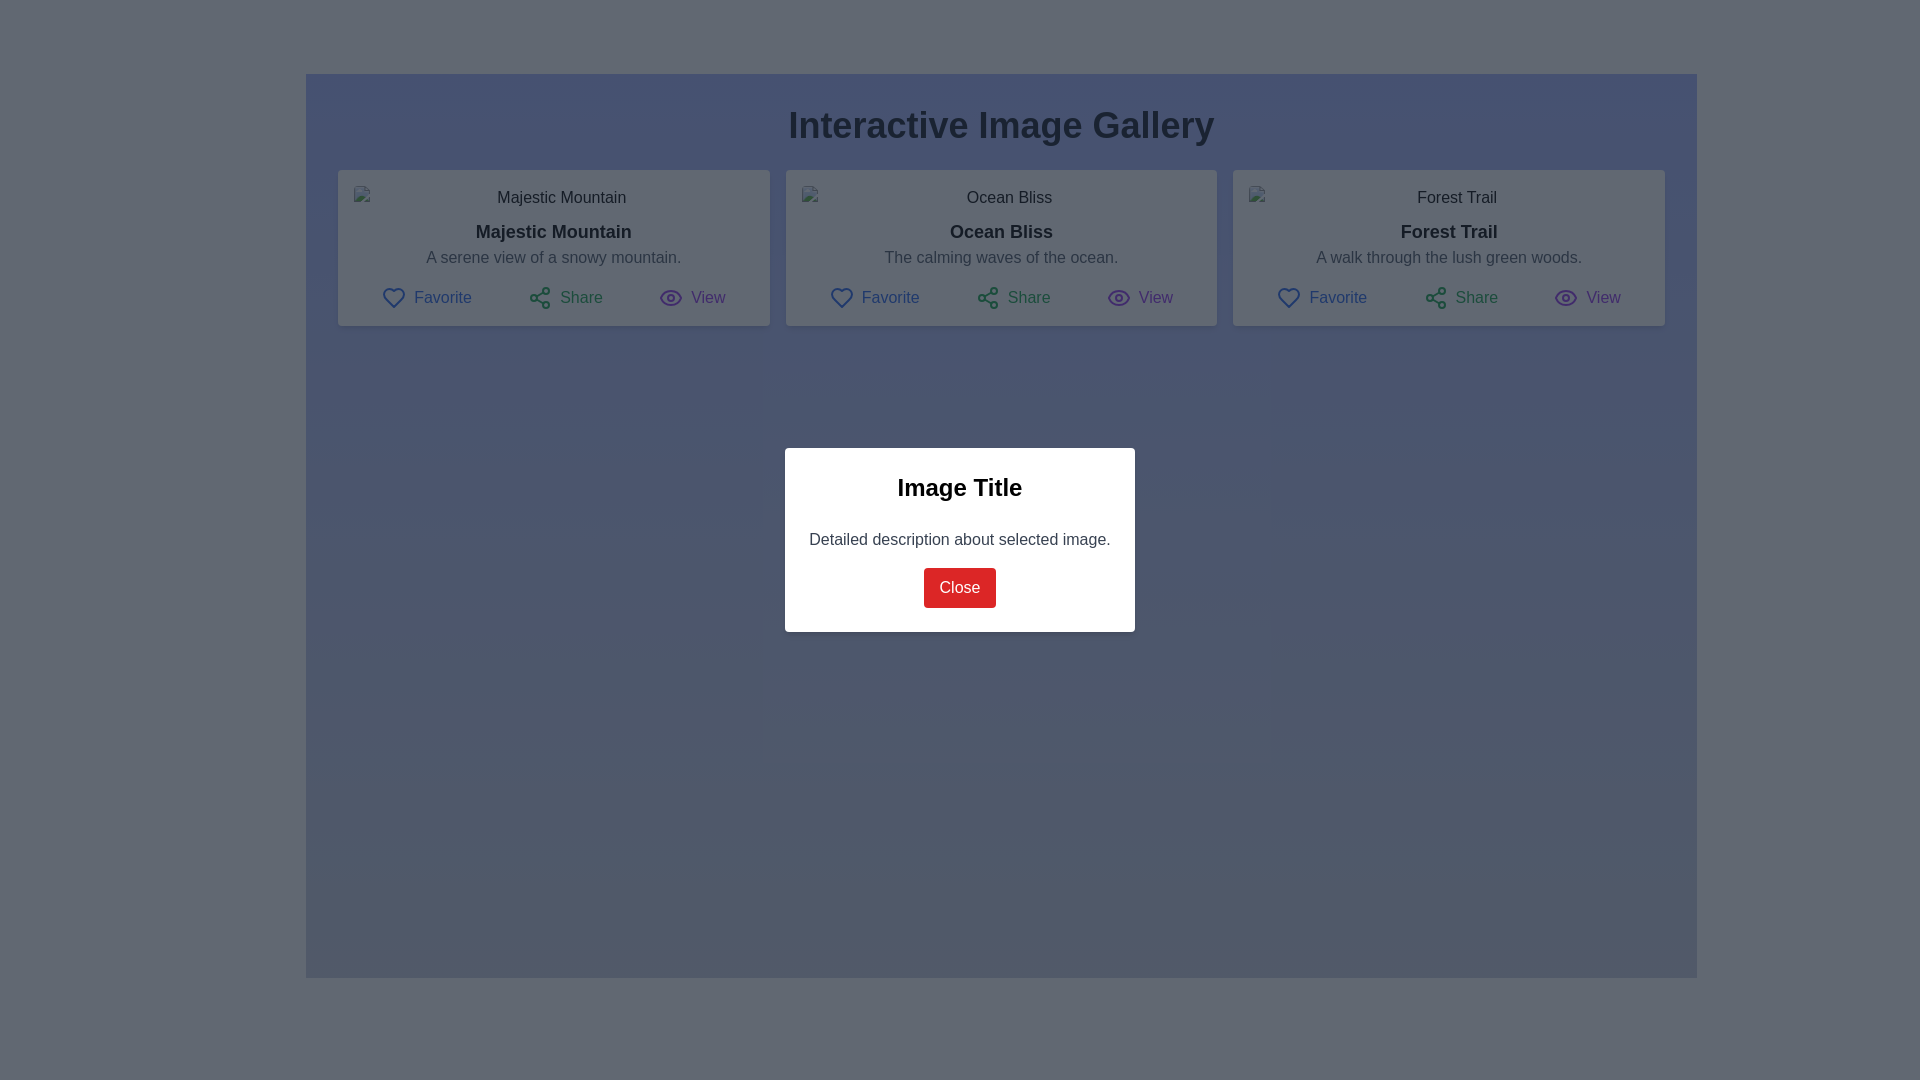 The height and width of the screenshot is (1080, 1920). I want to click on the 'Share' button, which features a green share icon and text, so click(564, 297).